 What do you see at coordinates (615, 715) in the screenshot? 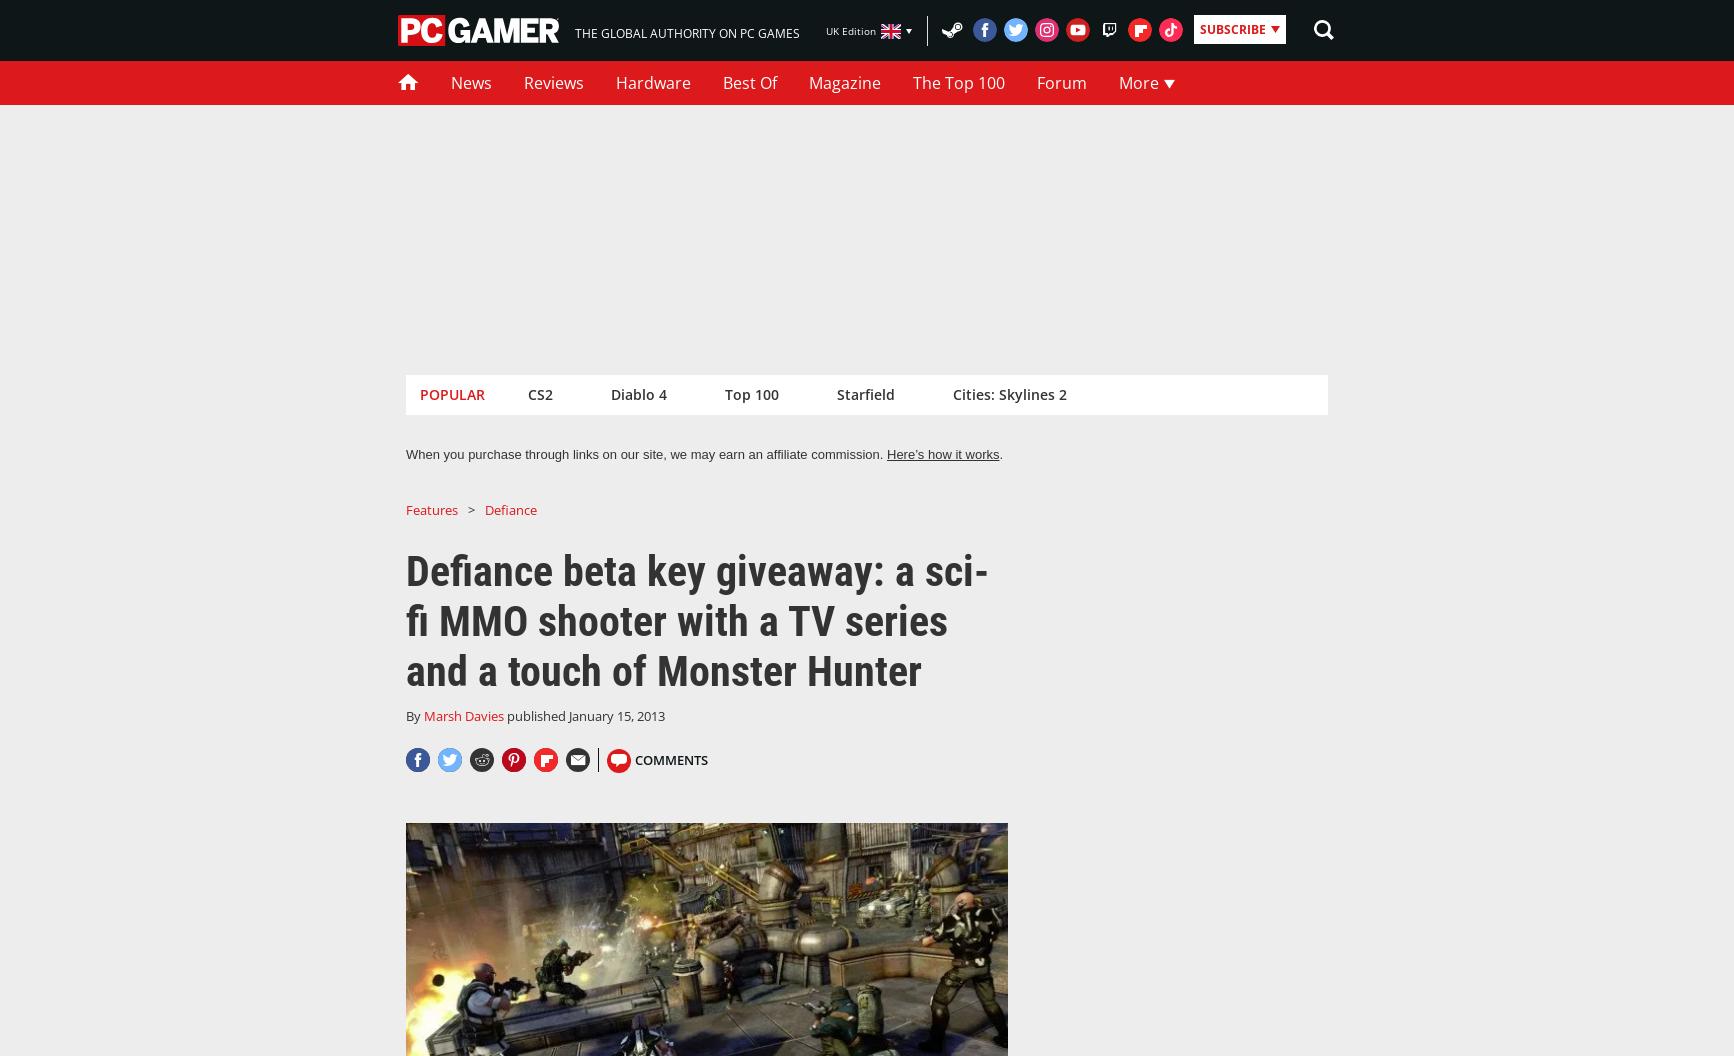
I see `'January 15, 2013'` at bounding box center [615, 715].